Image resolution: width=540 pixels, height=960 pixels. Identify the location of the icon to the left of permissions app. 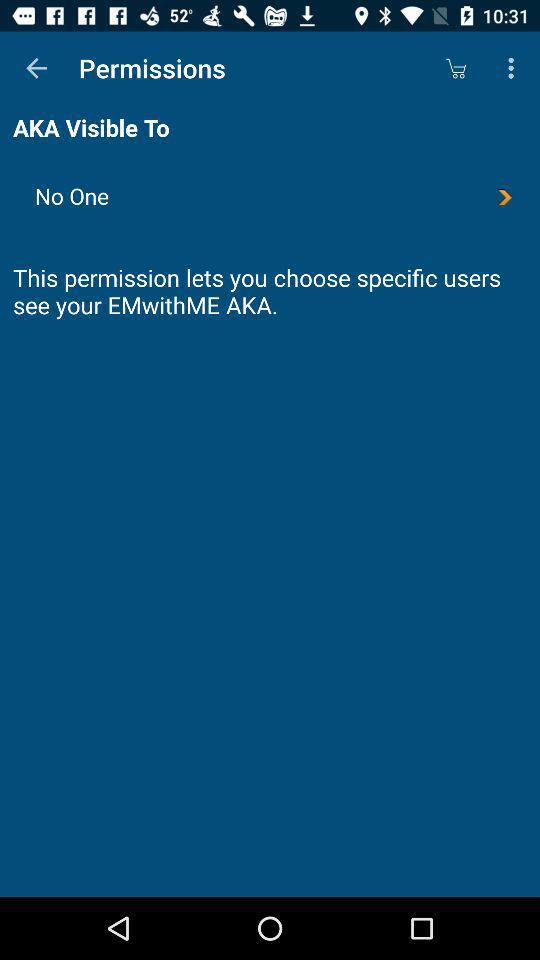
(36, 68).